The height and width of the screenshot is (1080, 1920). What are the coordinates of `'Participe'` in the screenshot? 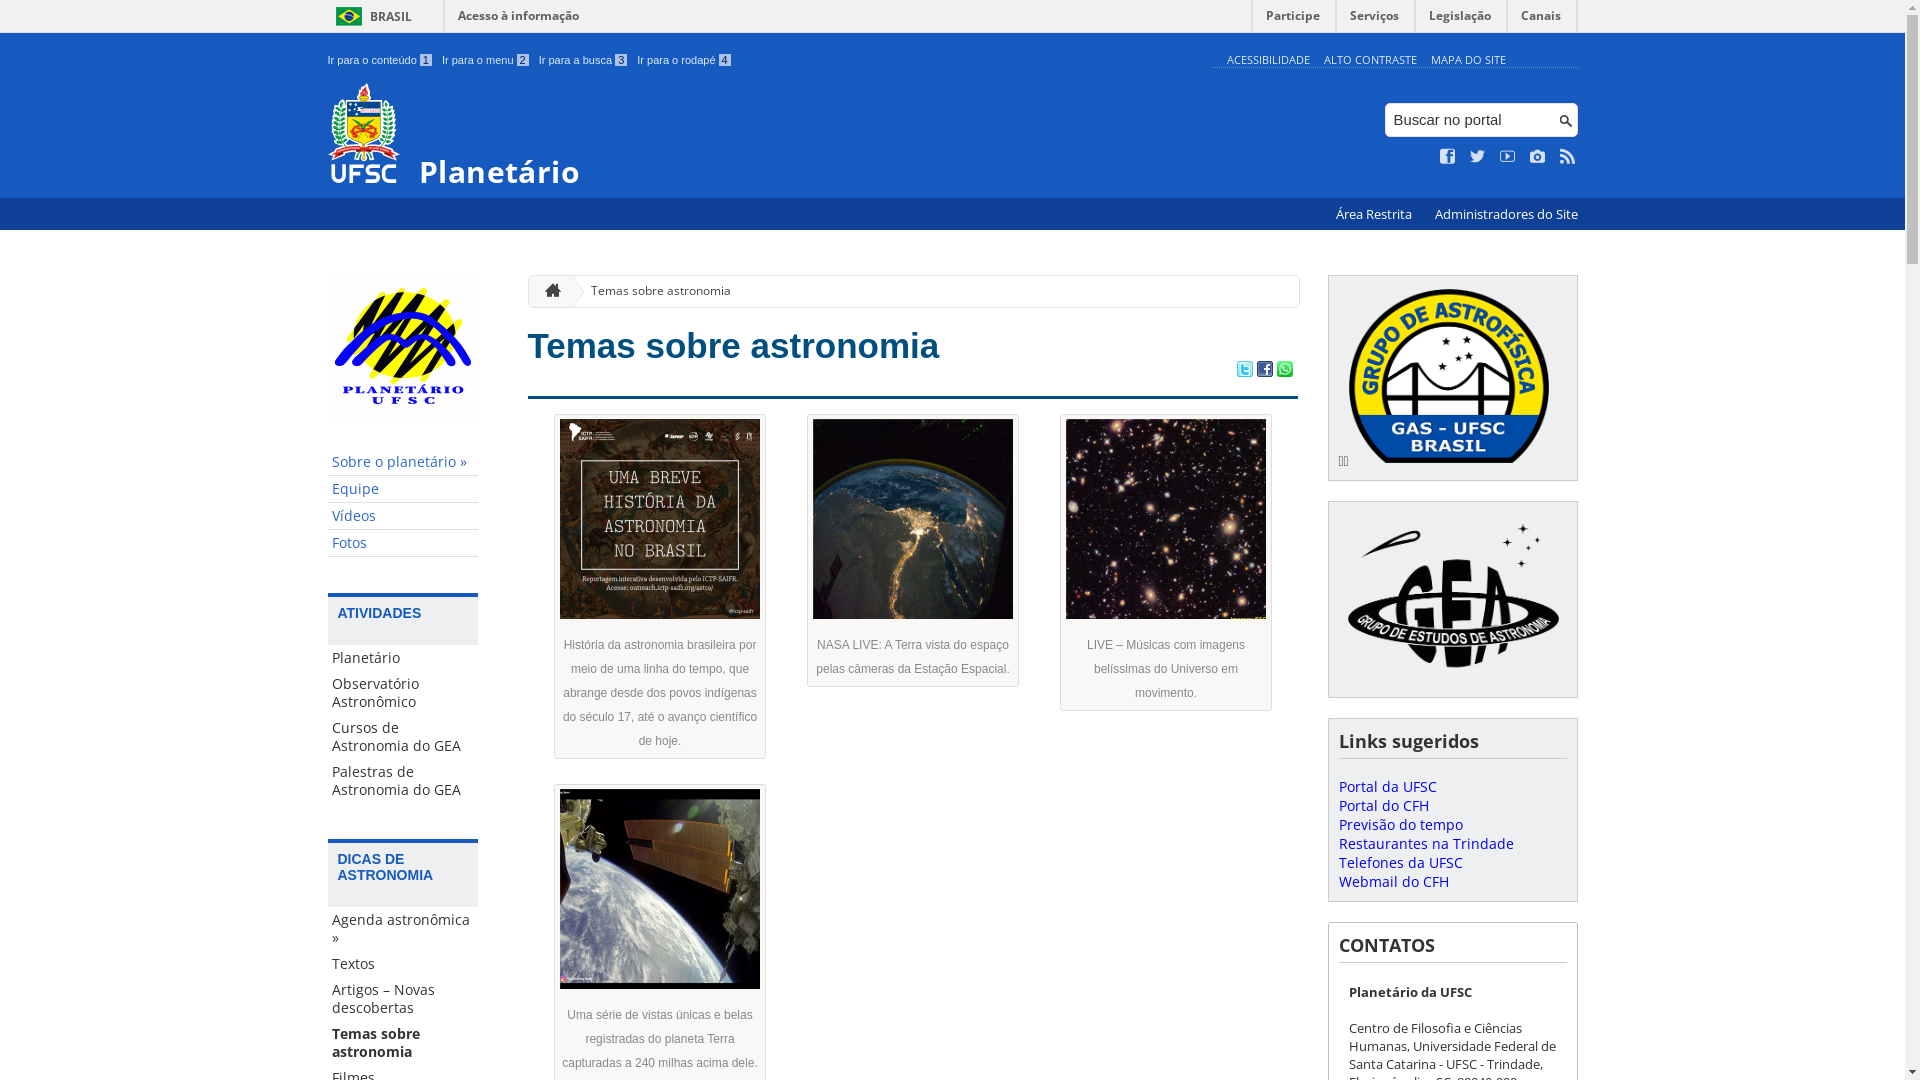 It's located at (1292, 20).